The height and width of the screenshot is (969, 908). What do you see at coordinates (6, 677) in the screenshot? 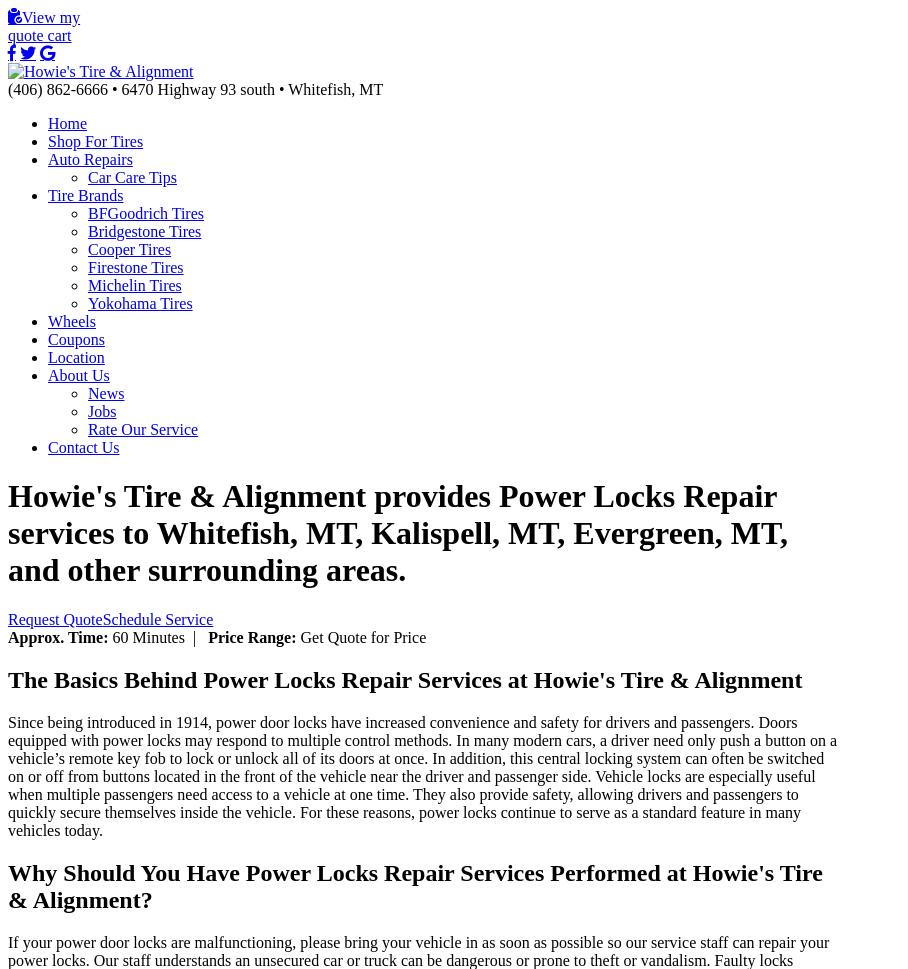
I see `'The Basics Behind Power Locks Repair Services at Howie's Tire & Alignment'` at bounding box center [6, 677].